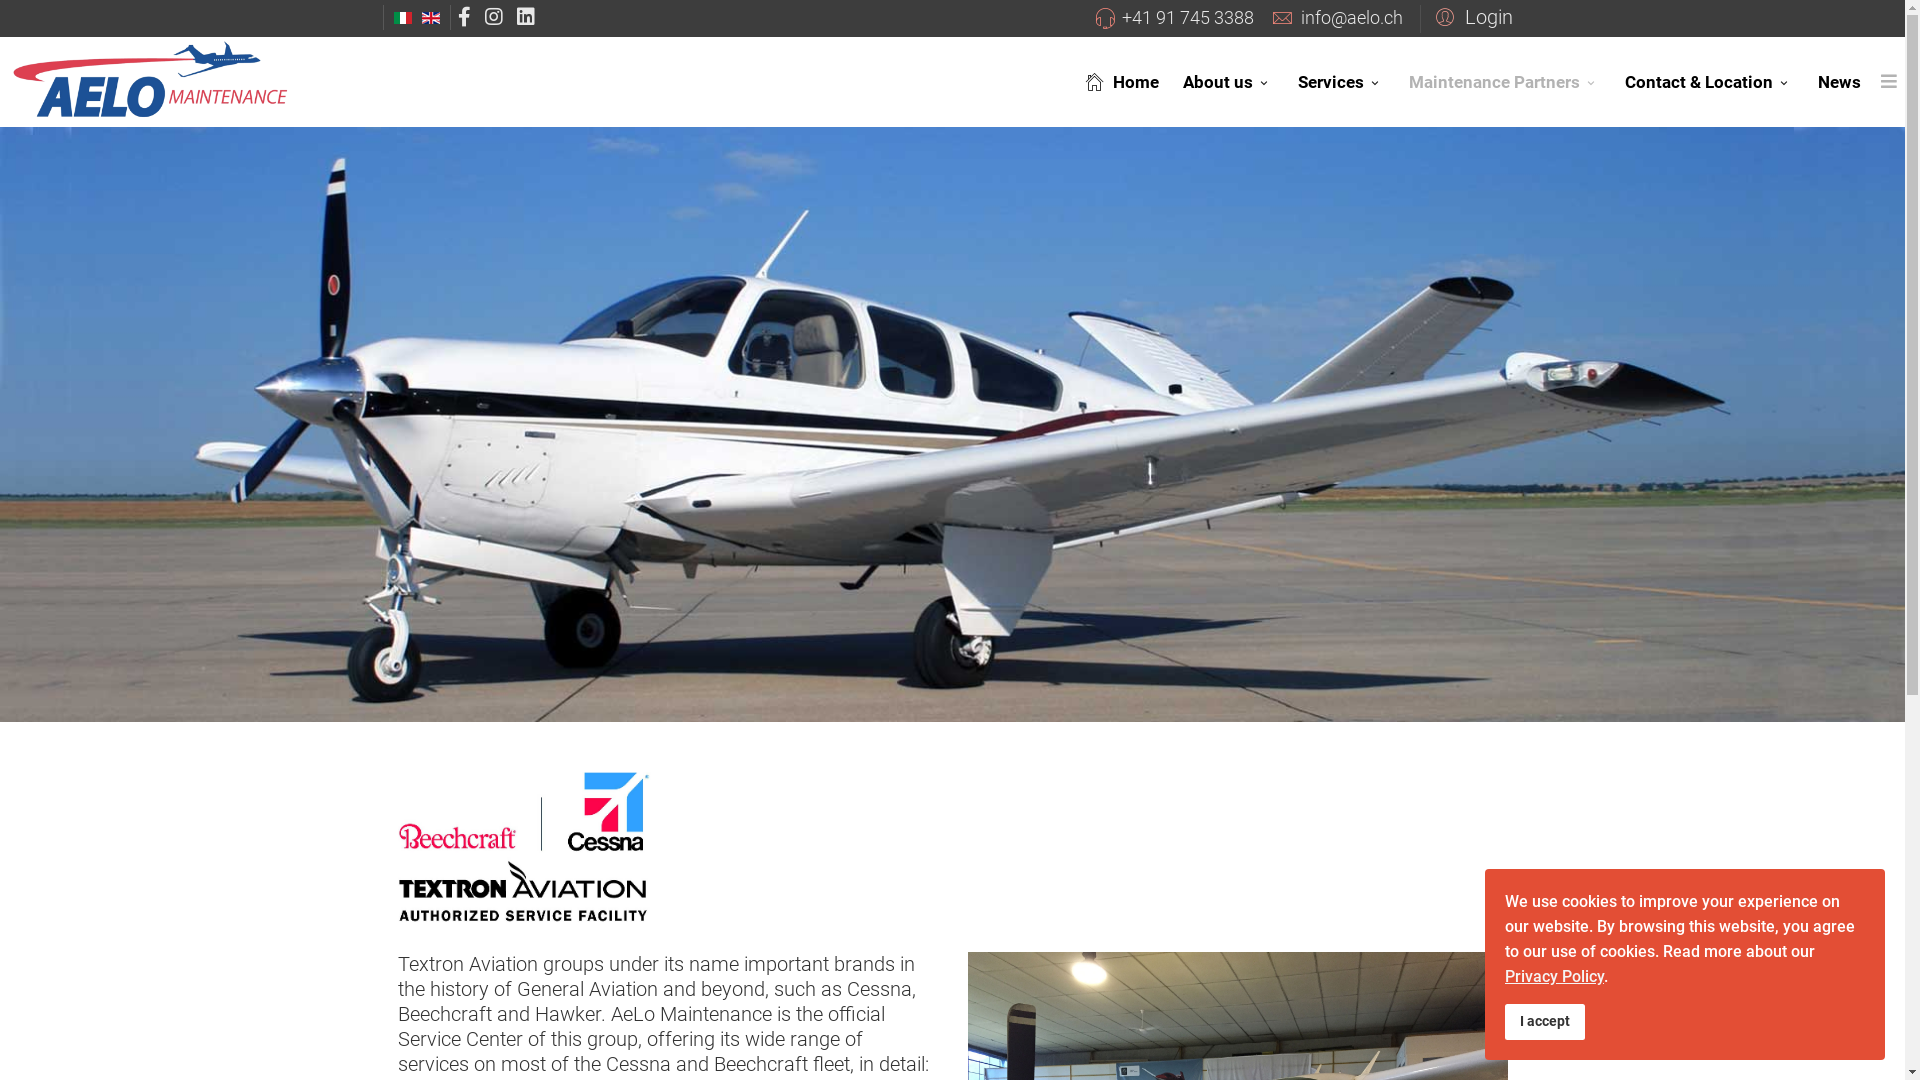 The width and height of the screenshot is (1920, 1080). Describe the element at coordinates (1505, 1022) in the screenshot. I see `'I accept'` at that location.